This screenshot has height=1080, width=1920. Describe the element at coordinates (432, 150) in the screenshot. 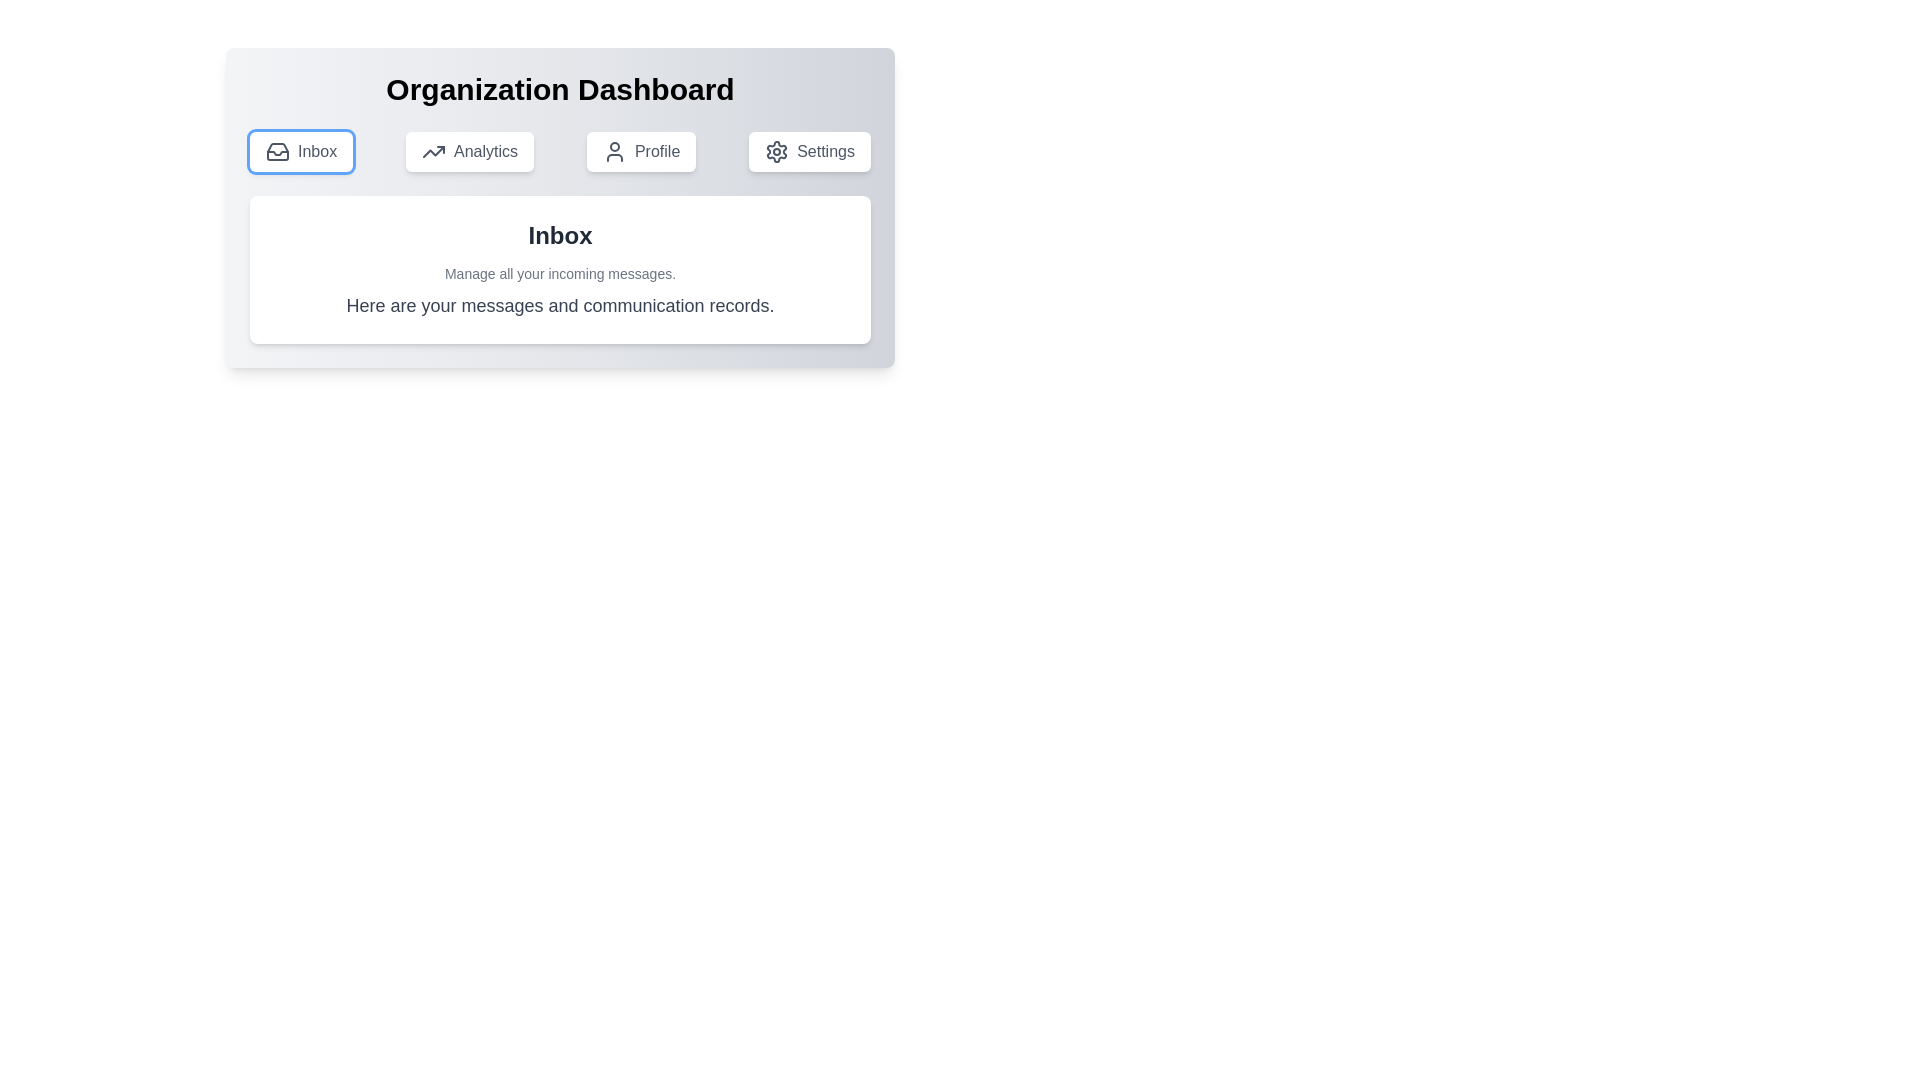

I see `the 'Analytics' icon located near the center of the 'Analytics' button, which is positioned second from the left among four buttons below the 'Organization Dashboard' header` at that location.